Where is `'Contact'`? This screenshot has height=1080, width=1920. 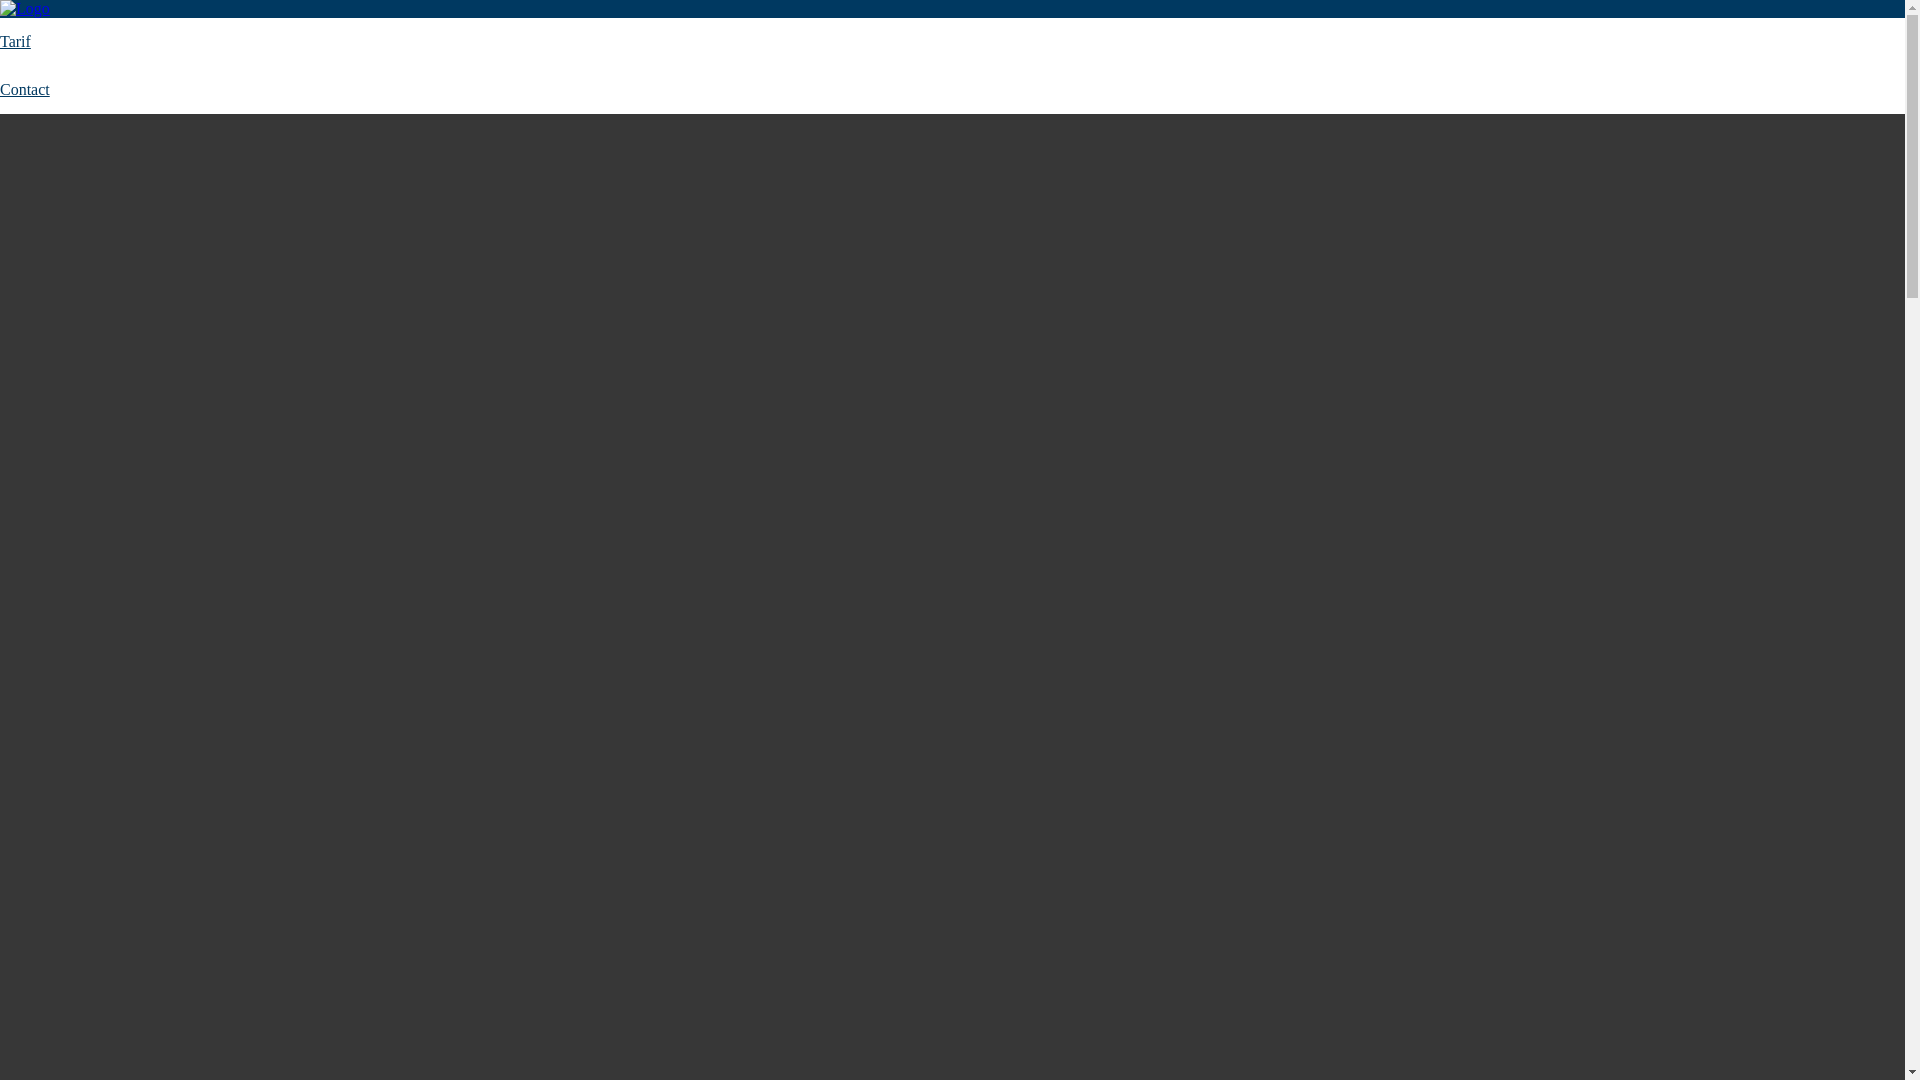 'Contact' is located at coordinates (0, 88).